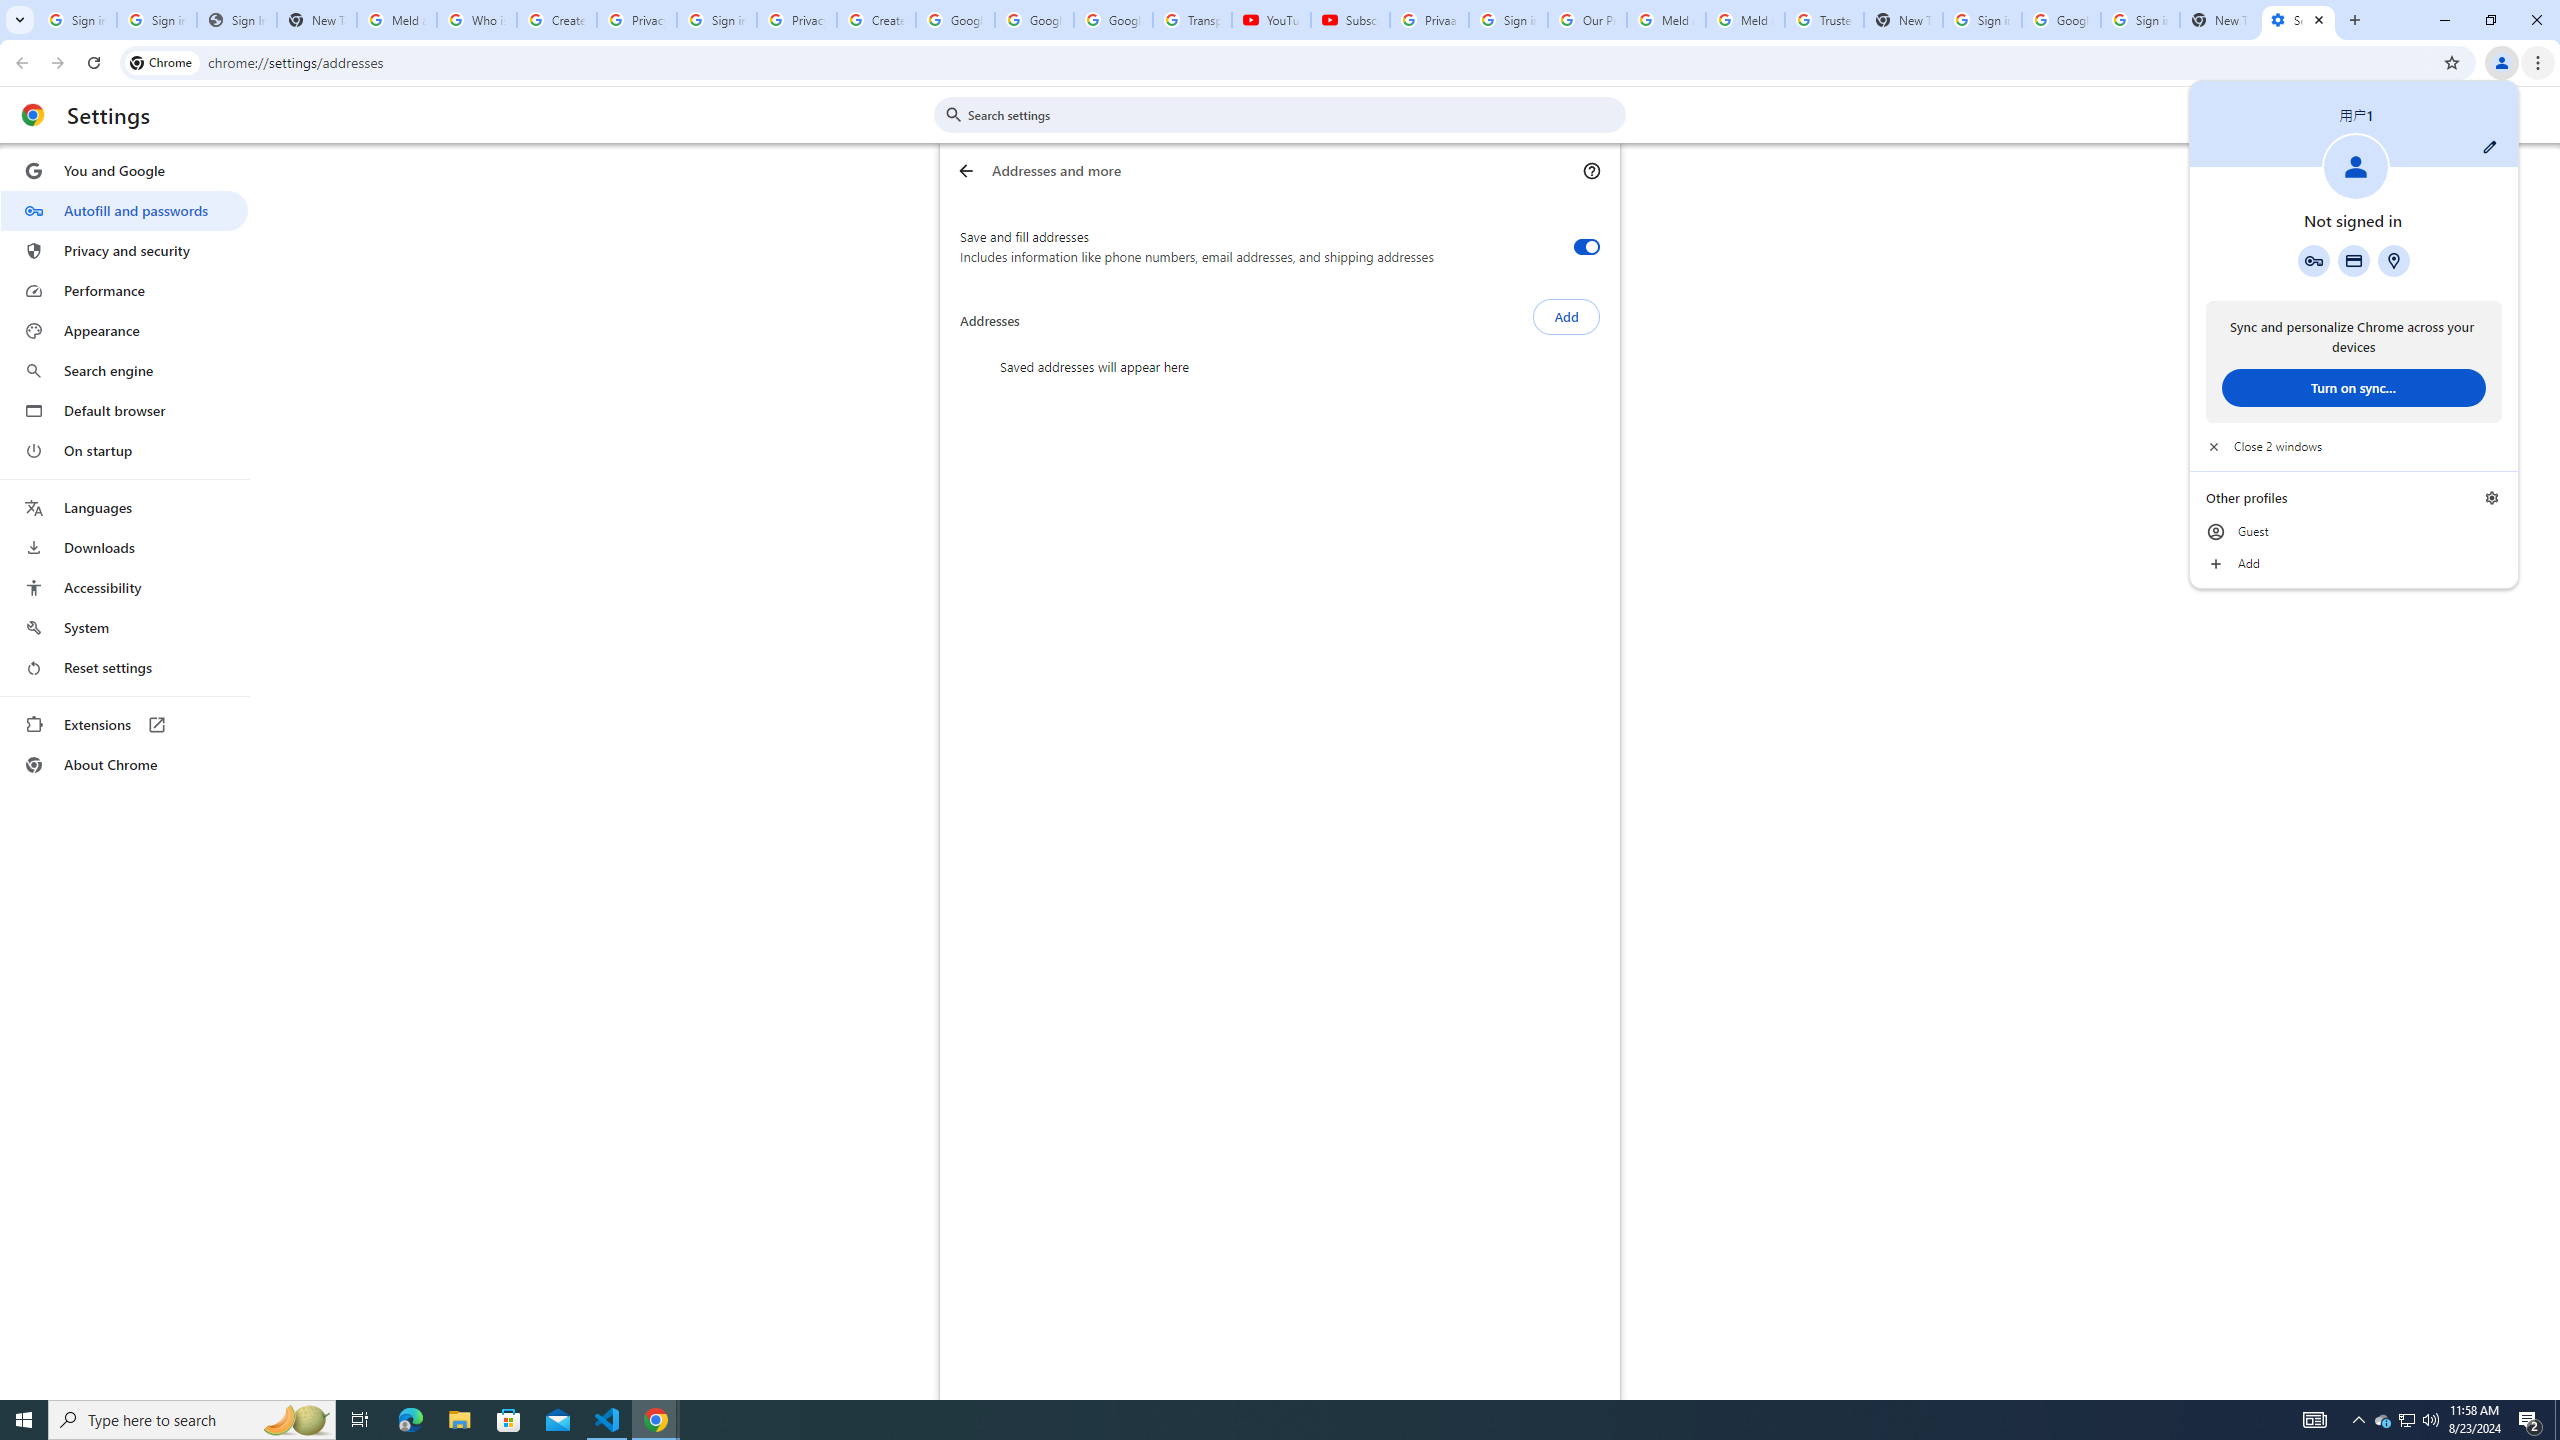 The height and width of the screenshot is (1440, 2560). What do you see at coordinates (123, 371) in the screenshot?
I see `'Search engine'` at bounding box center [123, 371].